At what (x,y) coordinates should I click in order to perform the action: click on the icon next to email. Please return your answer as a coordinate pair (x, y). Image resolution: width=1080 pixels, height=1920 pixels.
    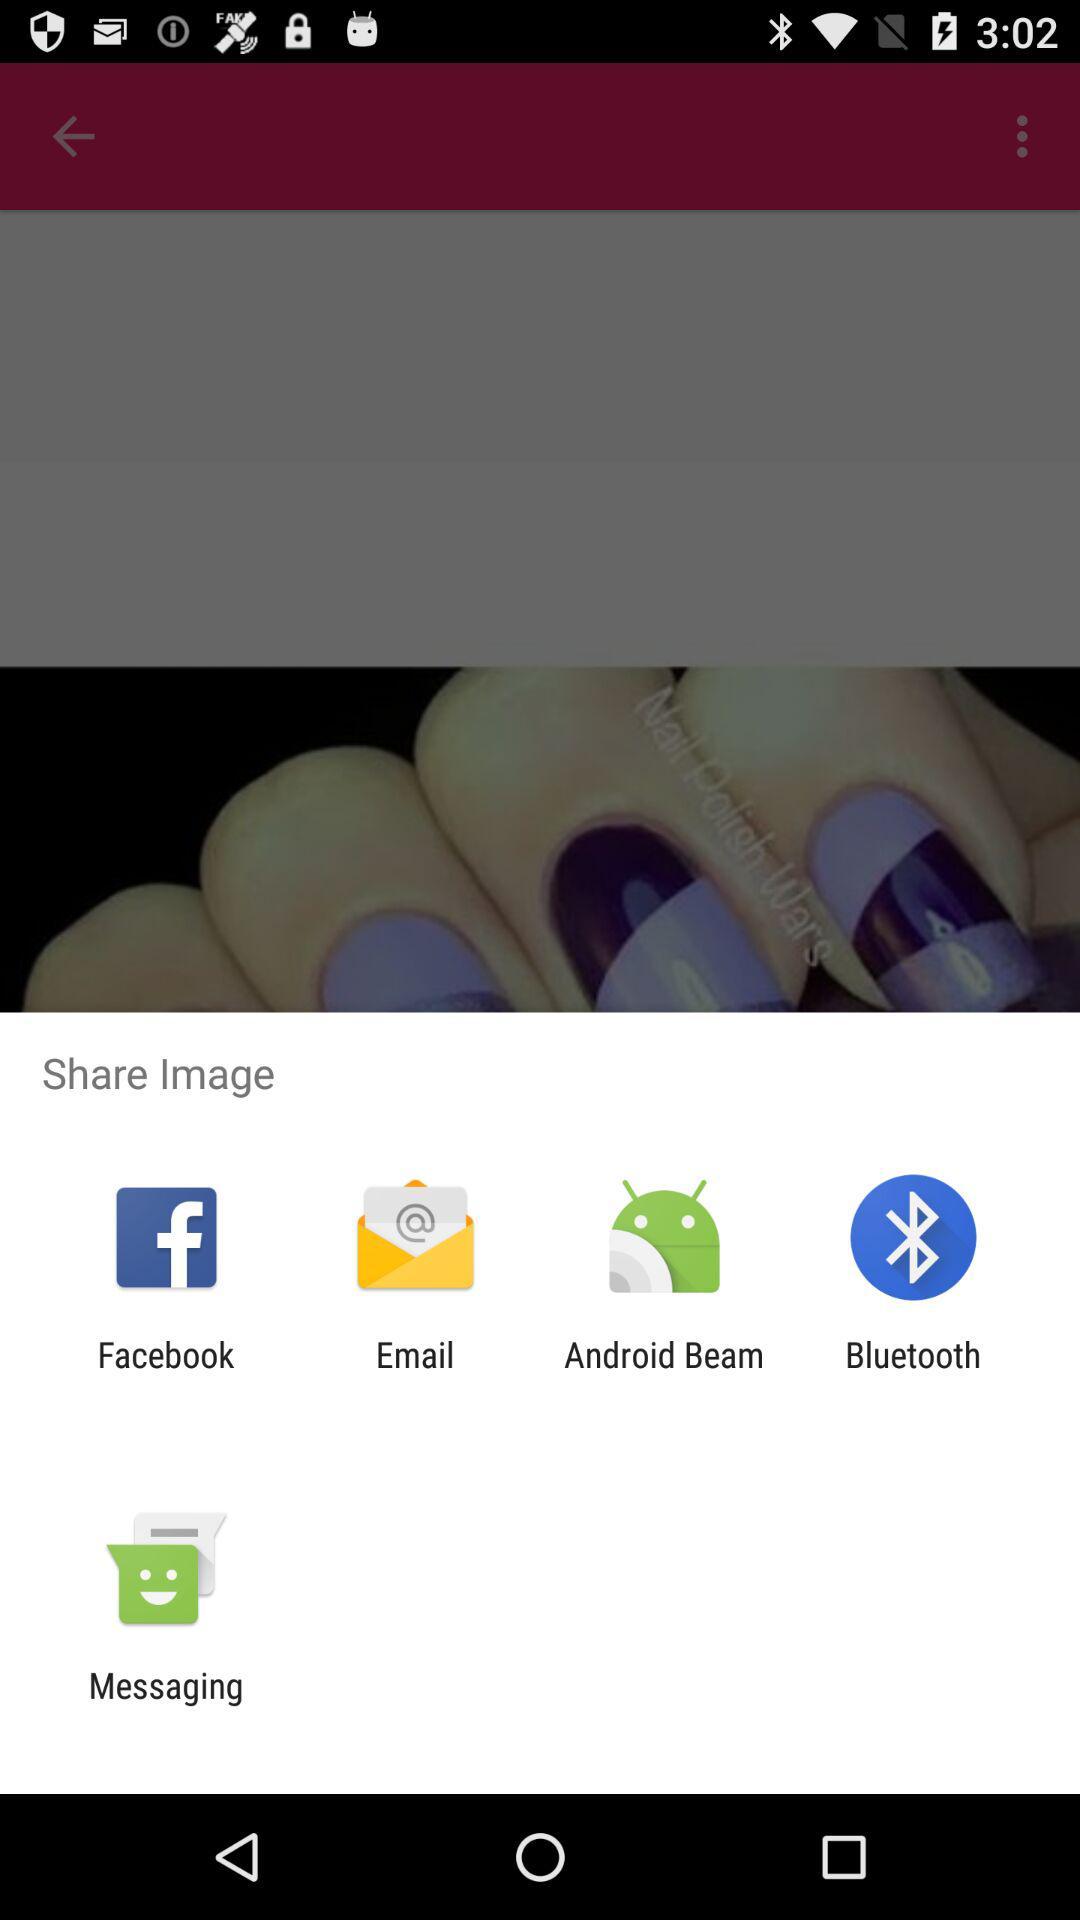
    Looking at the image, I should click on (664, 1374).